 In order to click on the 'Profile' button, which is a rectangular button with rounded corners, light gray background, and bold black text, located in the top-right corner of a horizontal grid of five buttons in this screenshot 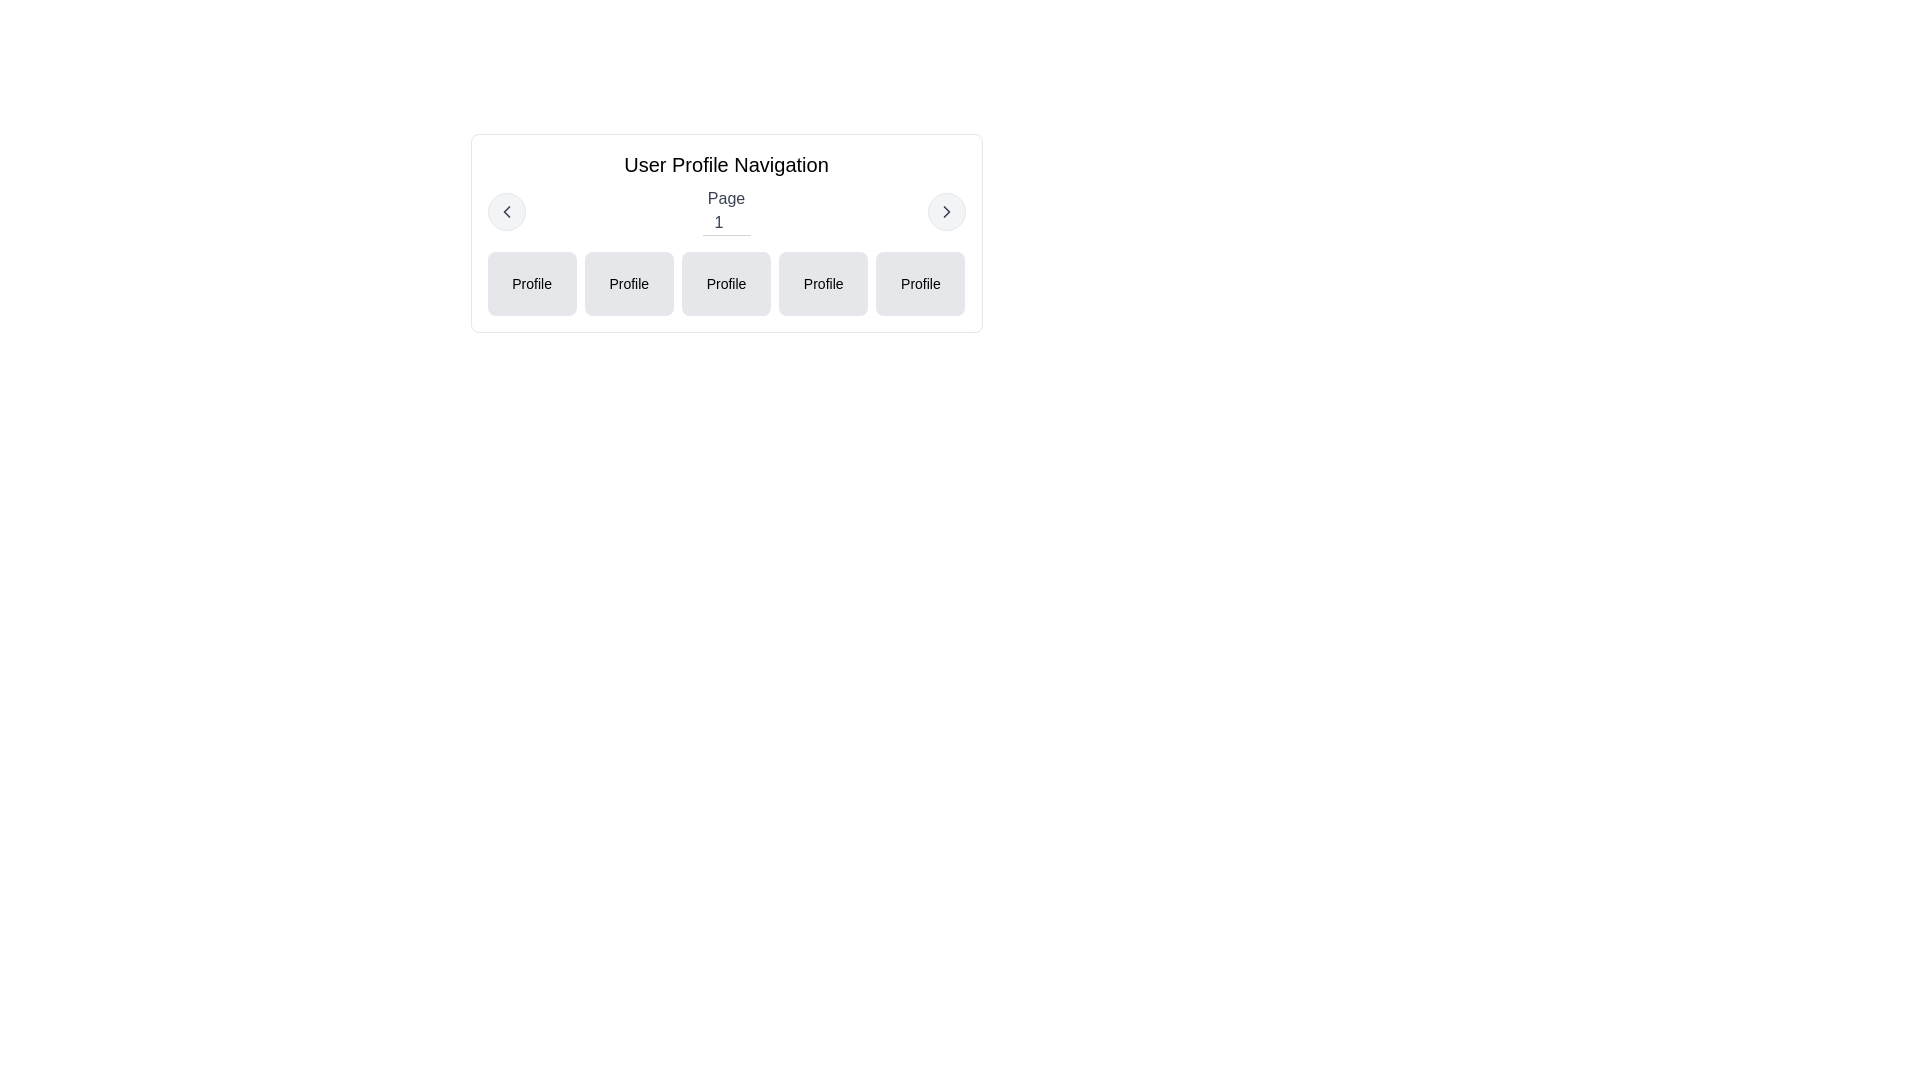, I will do `click(919, 284)`.